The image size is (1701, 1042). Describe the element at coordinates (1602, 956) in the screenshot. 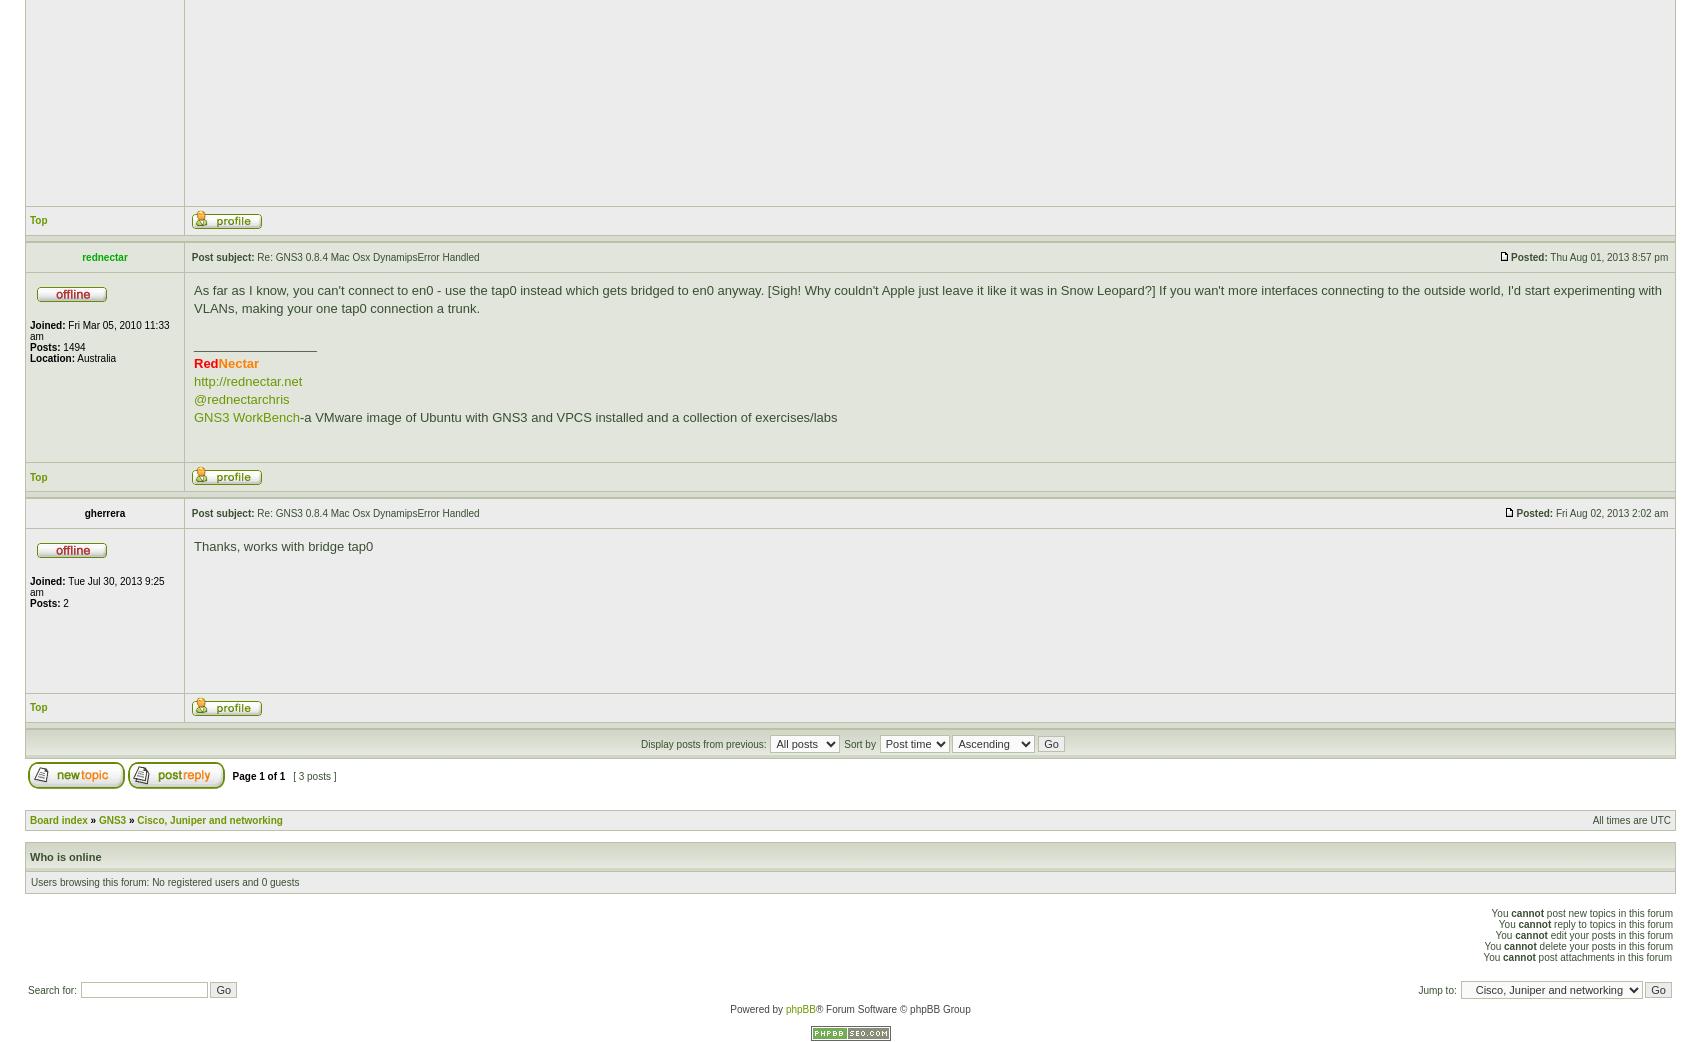

I see `'post attachments in this forum'` at that location.